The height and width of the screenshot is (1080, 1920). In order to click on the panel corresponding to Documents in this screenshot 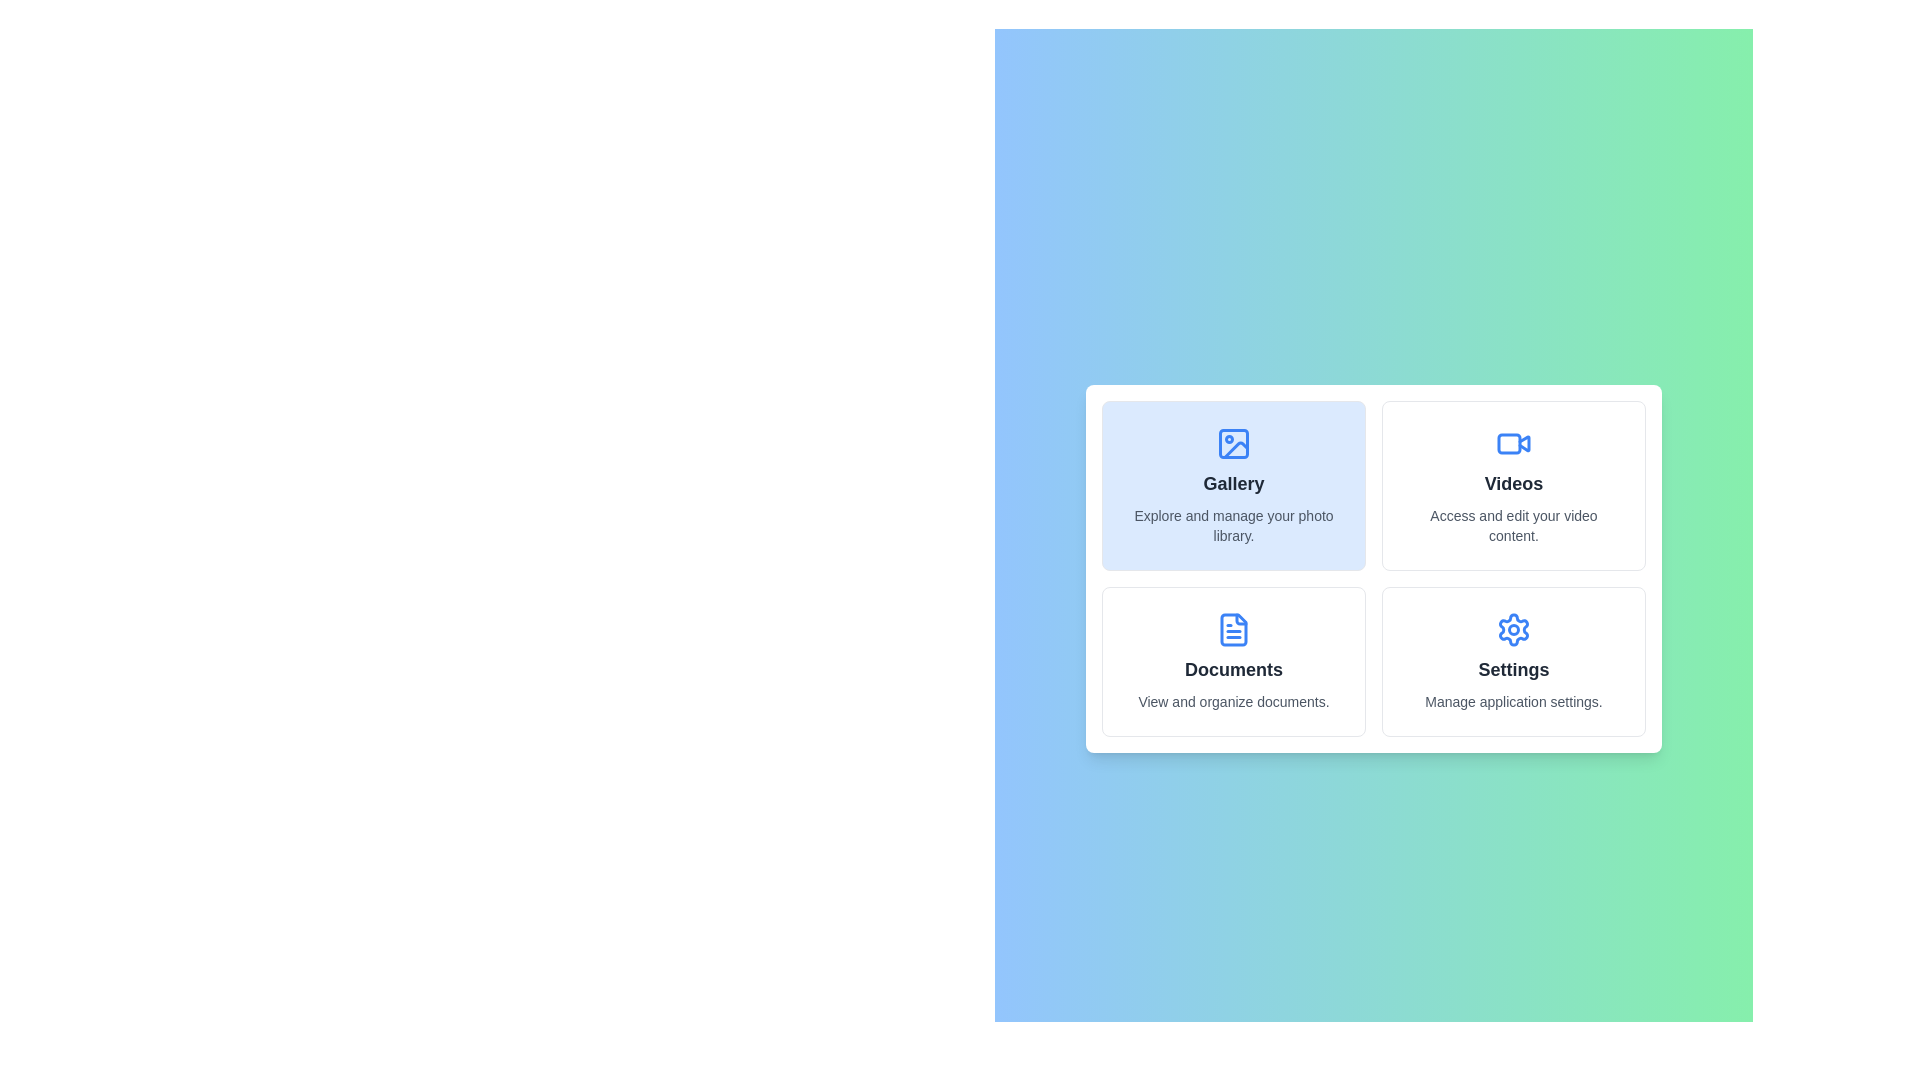, I will do `click(1232, 662)`.